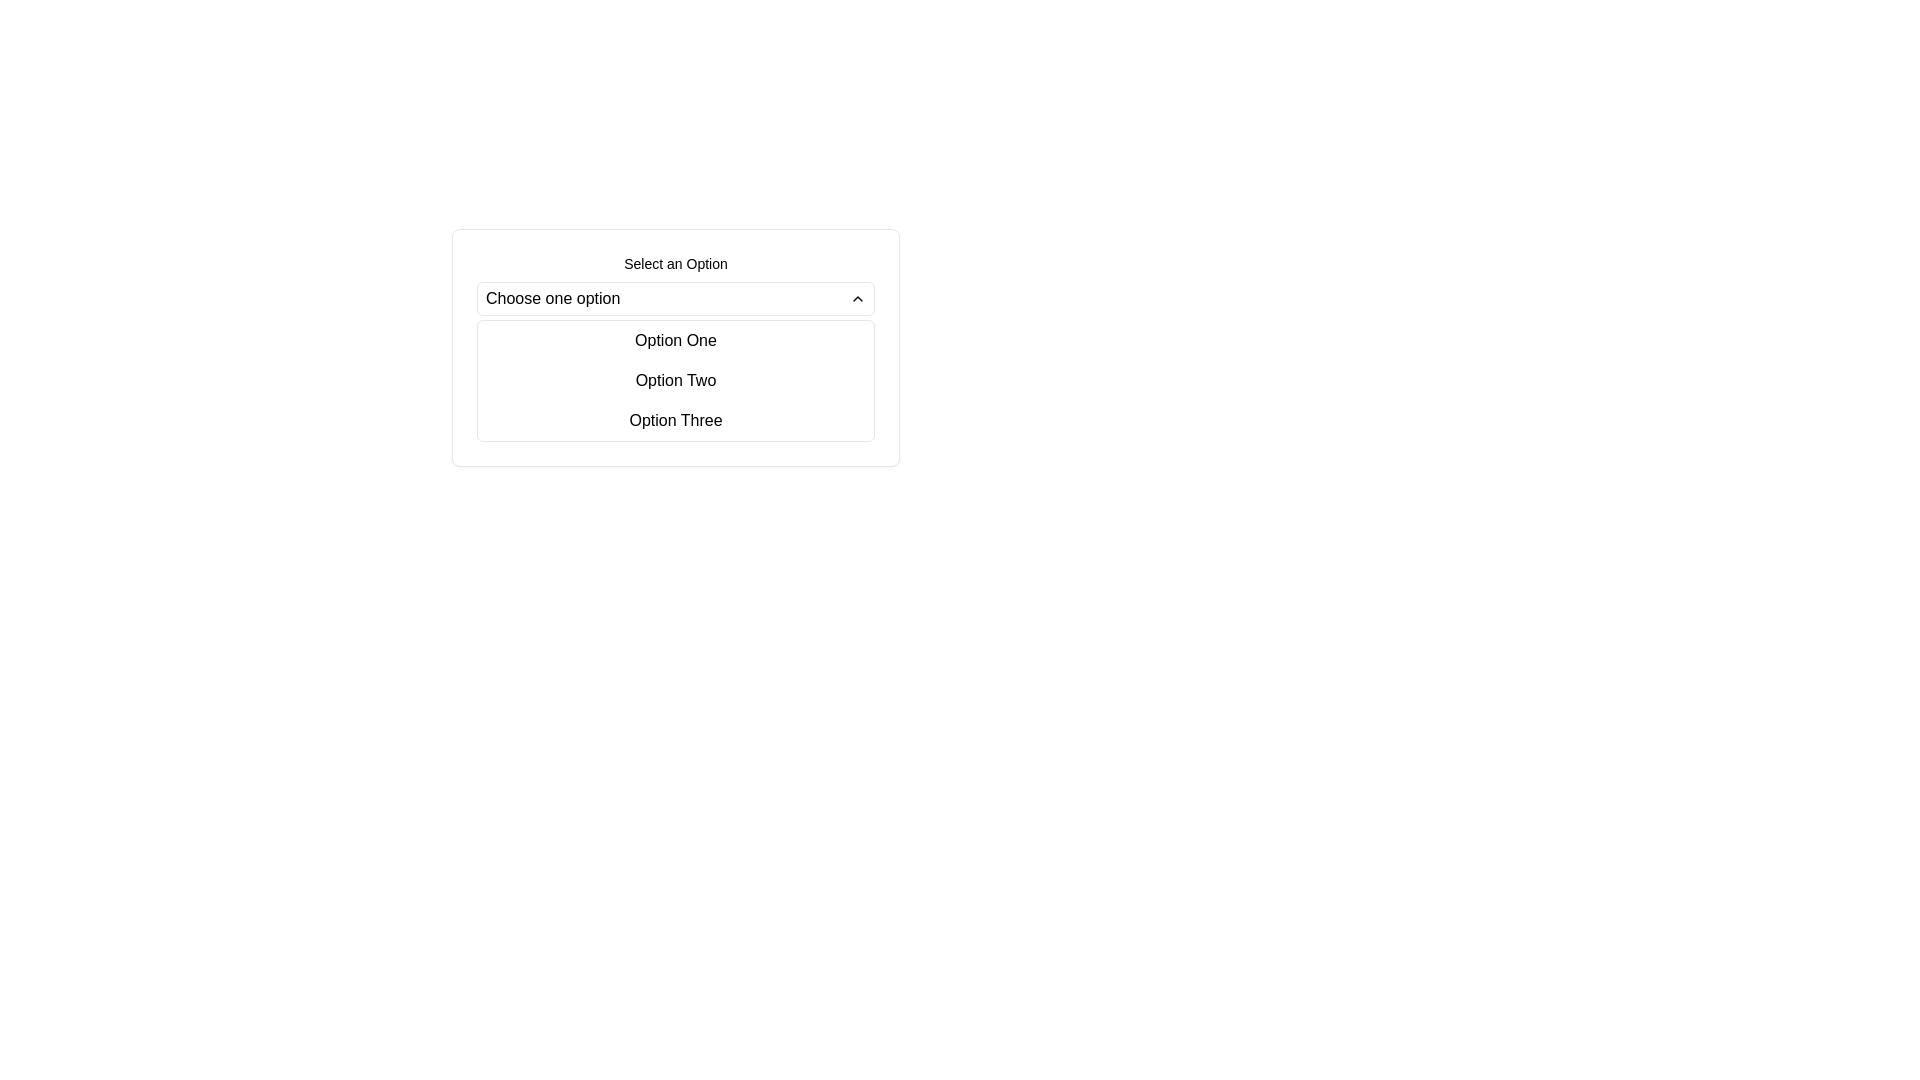 Image resolution: width=1920 pixels, height=1080 pixels. What do you see at coordinates (676, 381) in the screenshot?
I see `one of the options in the dropdown menu labeled 'Option One', 'Option Two', or 'Option Three'` at bounding box center [676, 381].